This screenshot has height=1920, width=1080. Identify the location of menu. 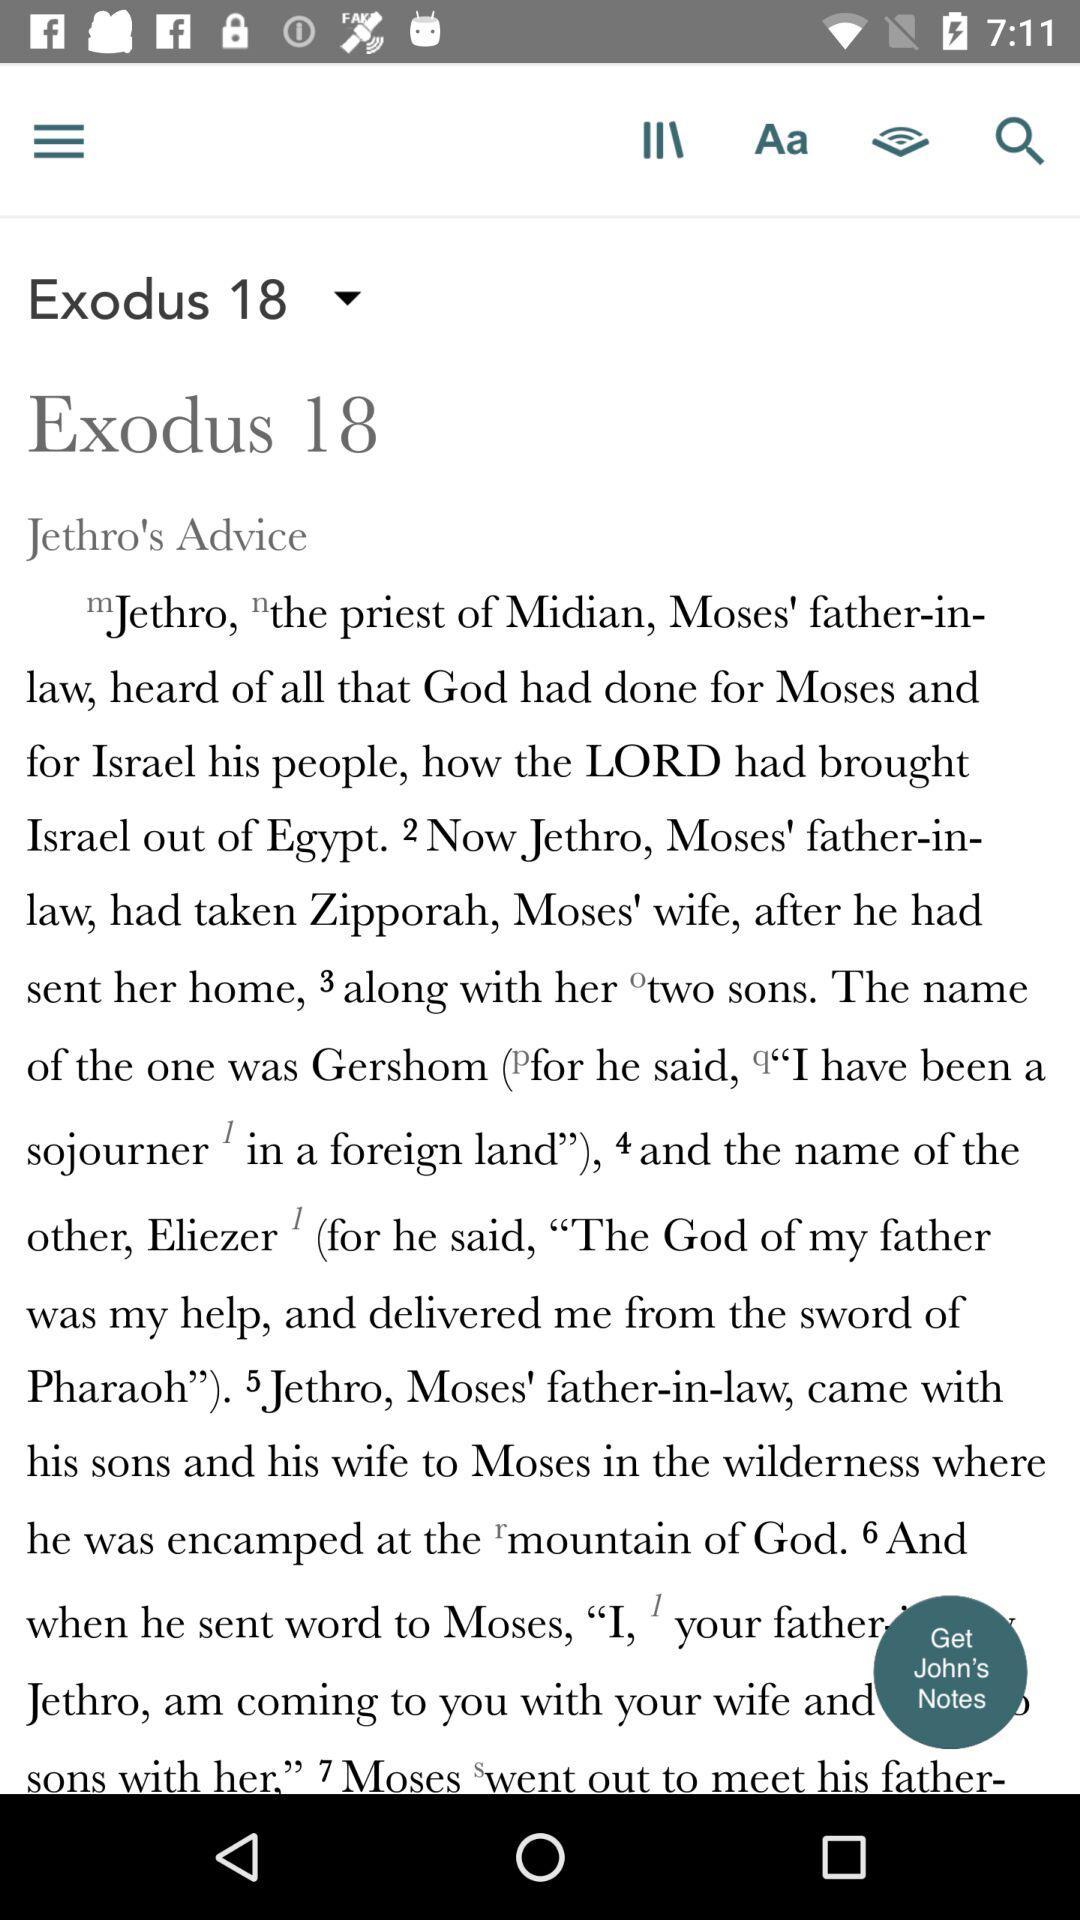
(58, 139).